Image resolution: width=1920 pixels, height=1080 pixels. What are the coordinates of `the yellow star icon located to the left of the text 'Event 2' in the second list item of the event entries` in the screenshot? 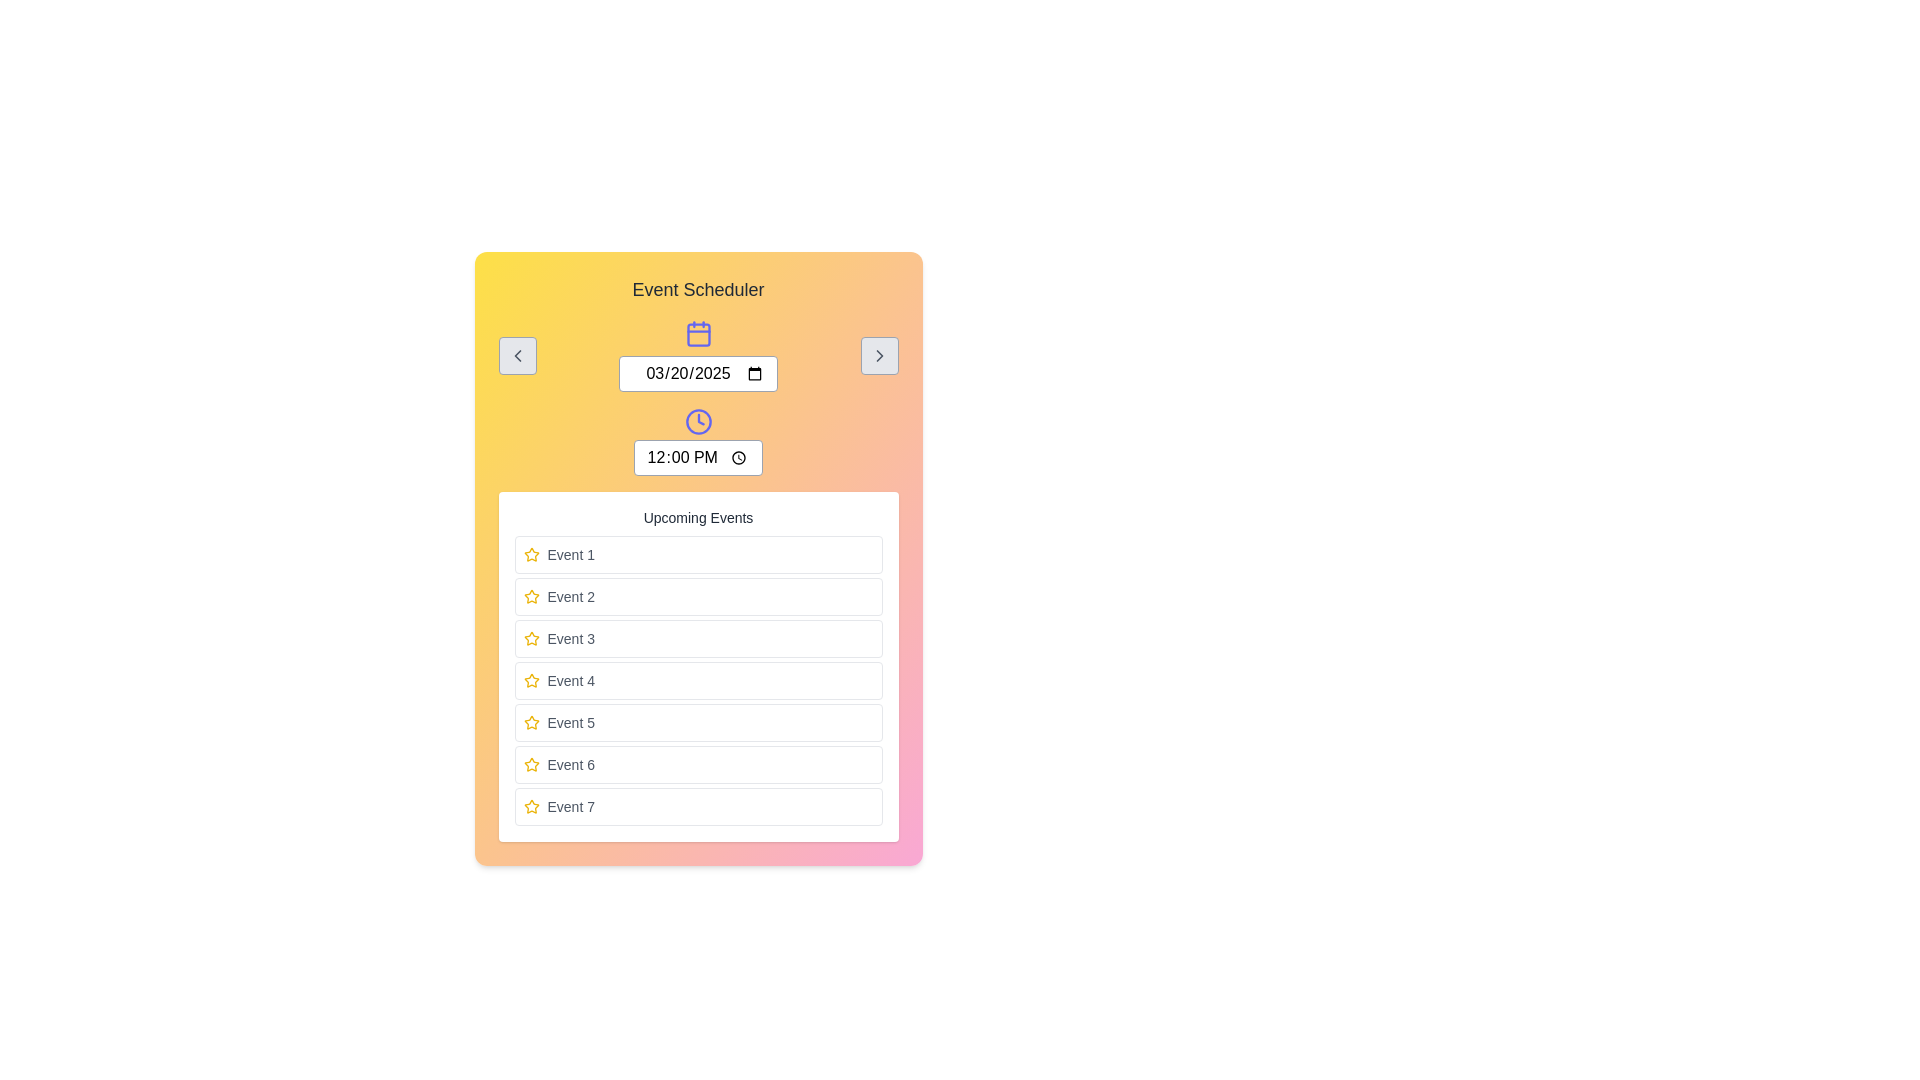 It's located at (531, 596).